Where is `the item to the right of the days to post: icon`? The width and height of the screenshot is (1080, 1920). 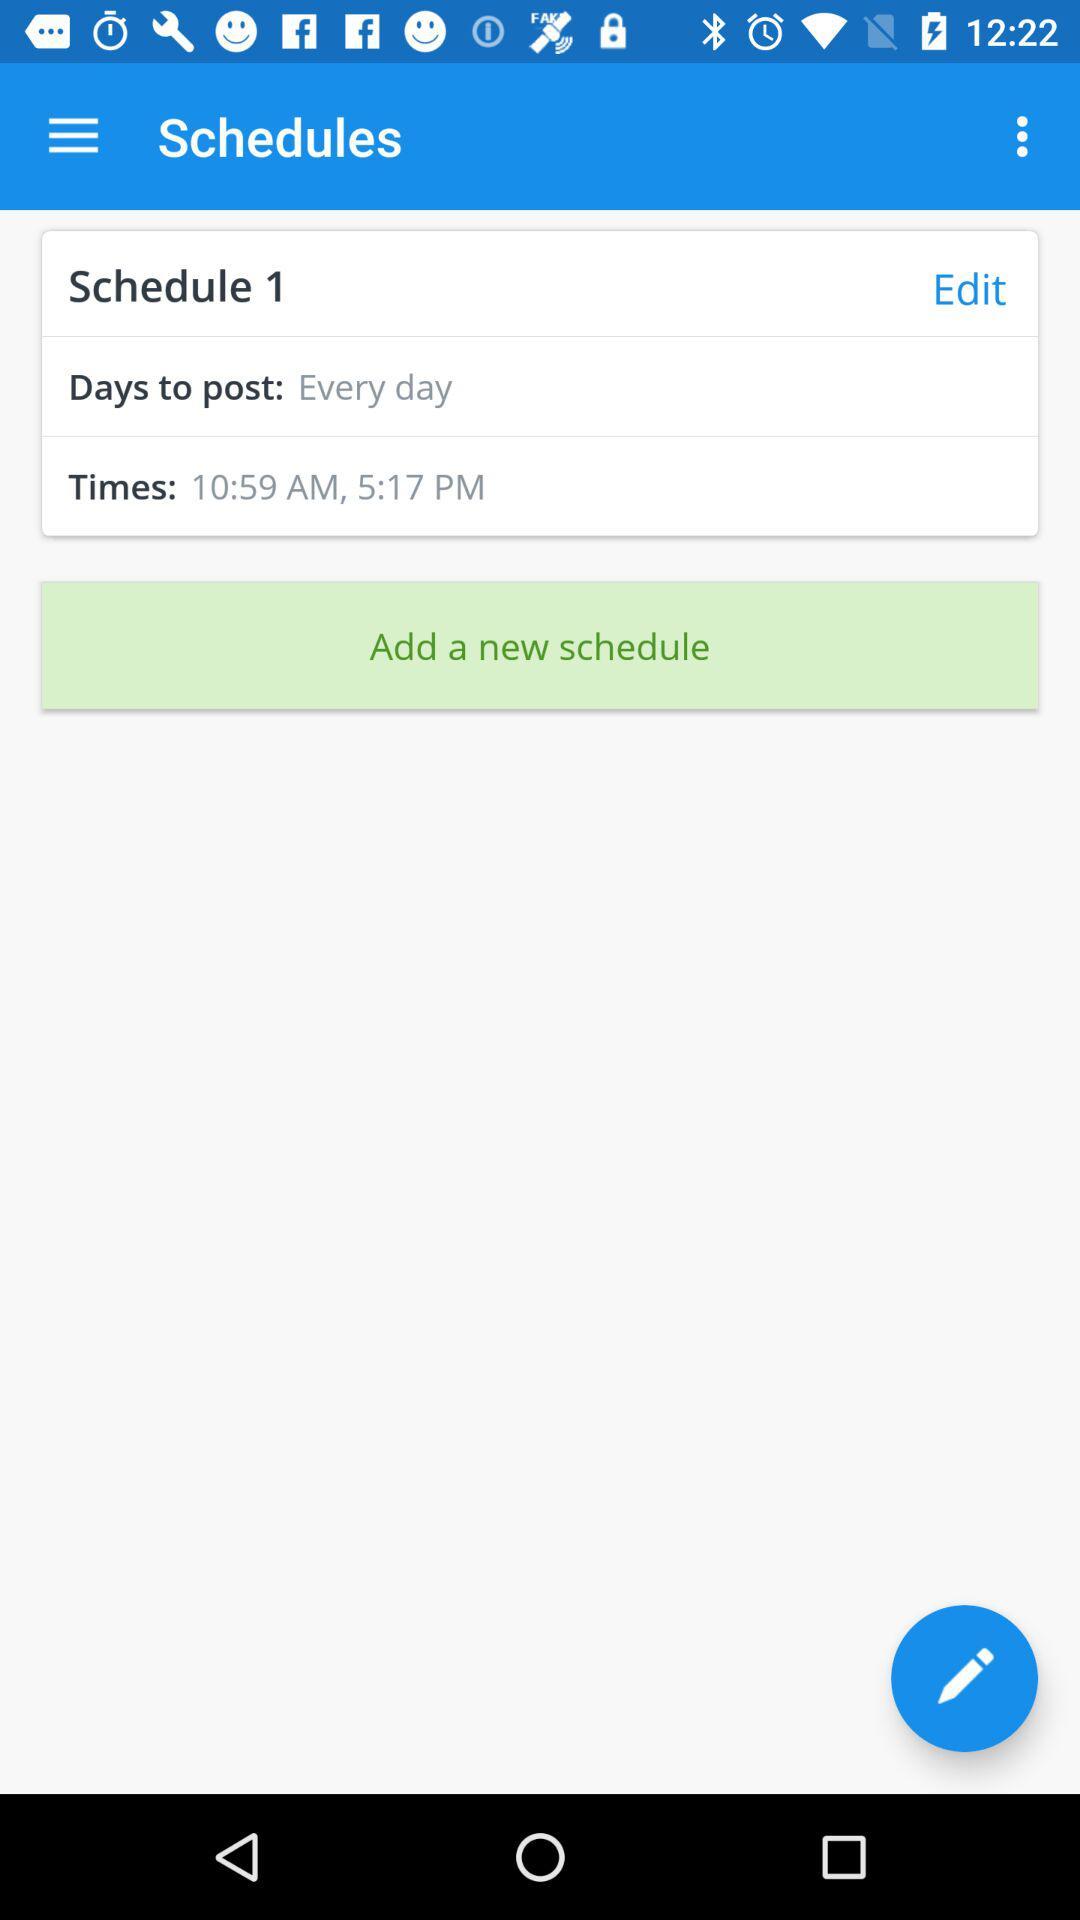
the item to the right of the days to post: icon is located at coordinates (374, 386).